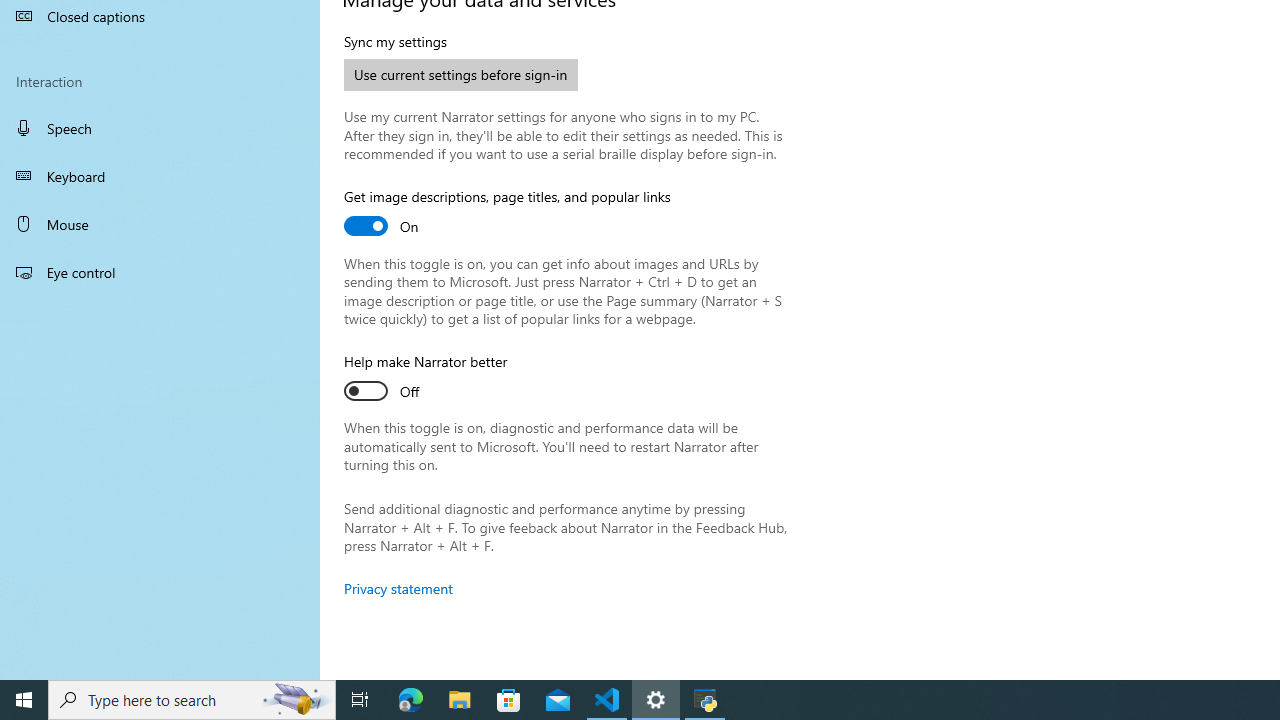 The width and height of the screenshot is (1280, 720). What do you see at coordinates (460, 73) in the screenshot?
I see `'Use current settings before sign-in'` at bounding box center [460, 73].